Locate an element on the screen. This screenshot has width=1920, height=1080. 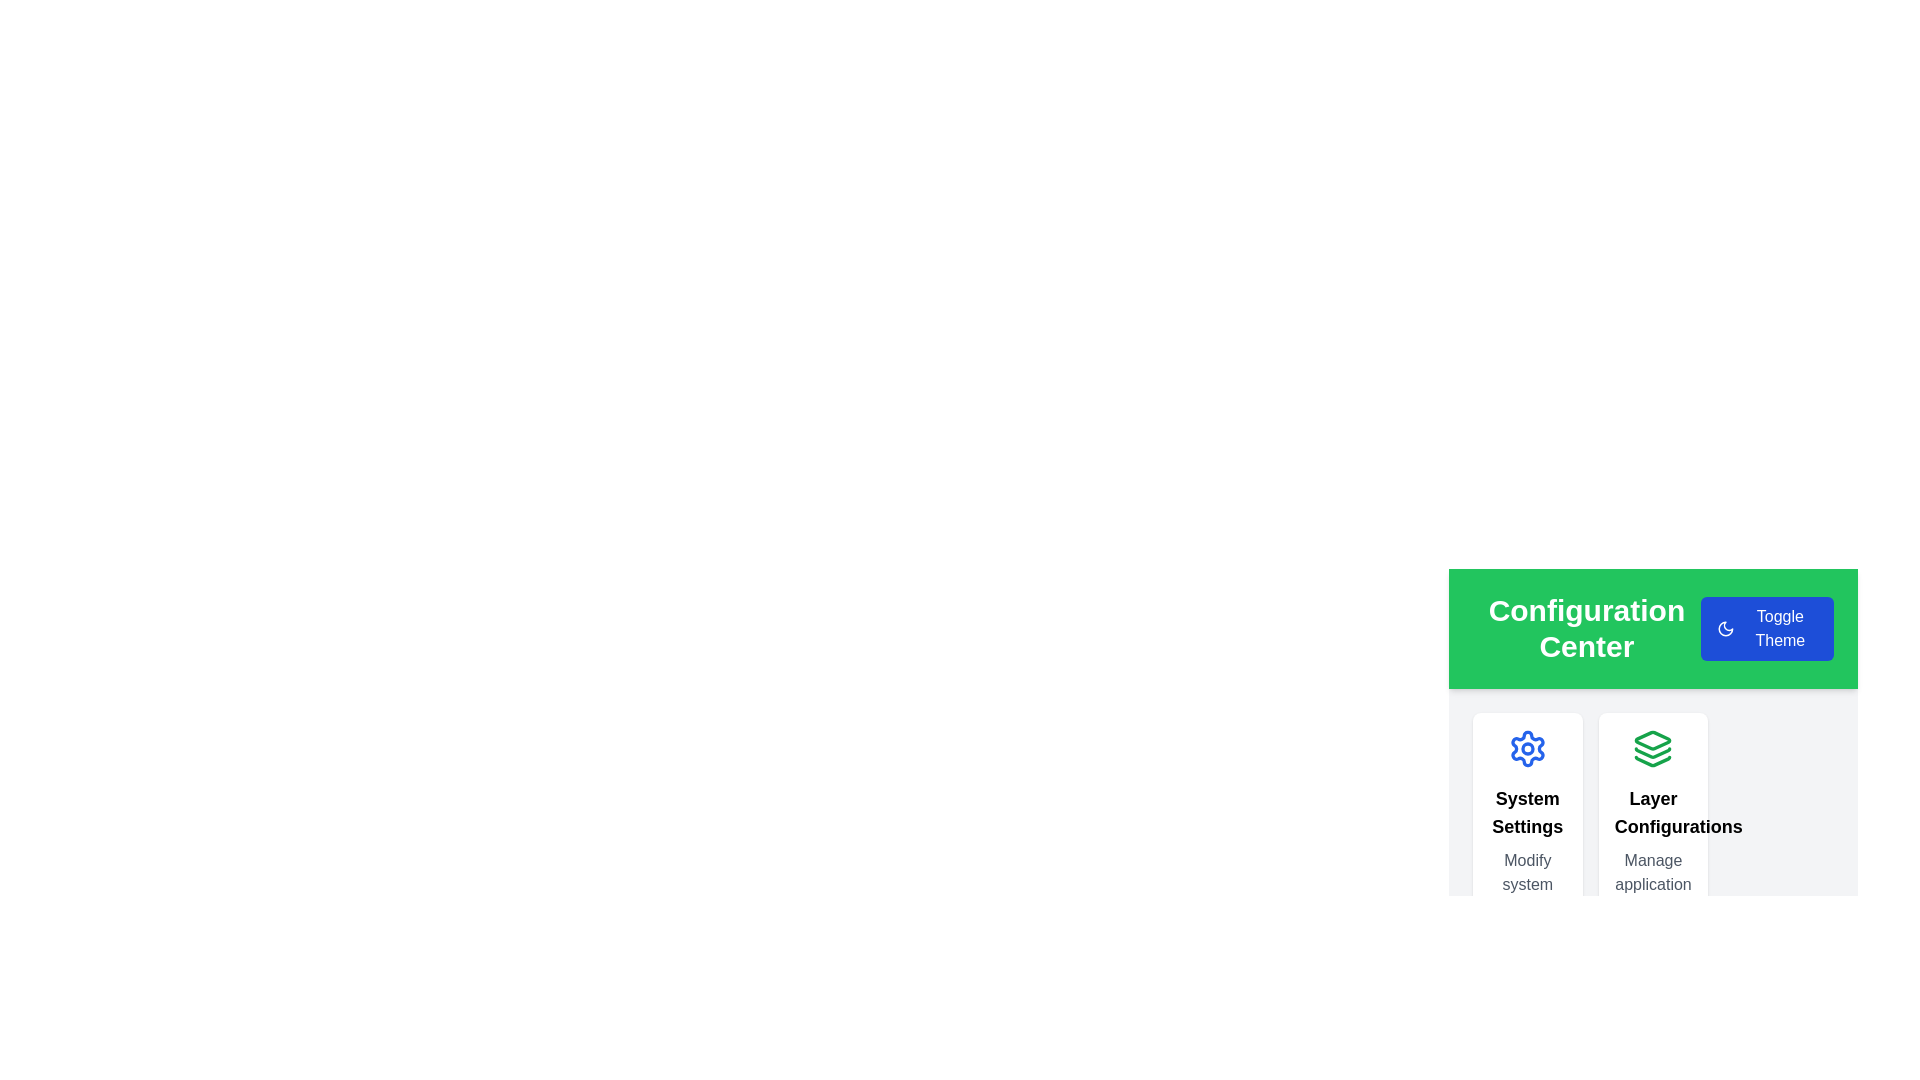
text label that says 'Manage application layers dynamically.' positioned below the heading 'Layer Configurations' in the card interface is located at coordinates (1653, 896).